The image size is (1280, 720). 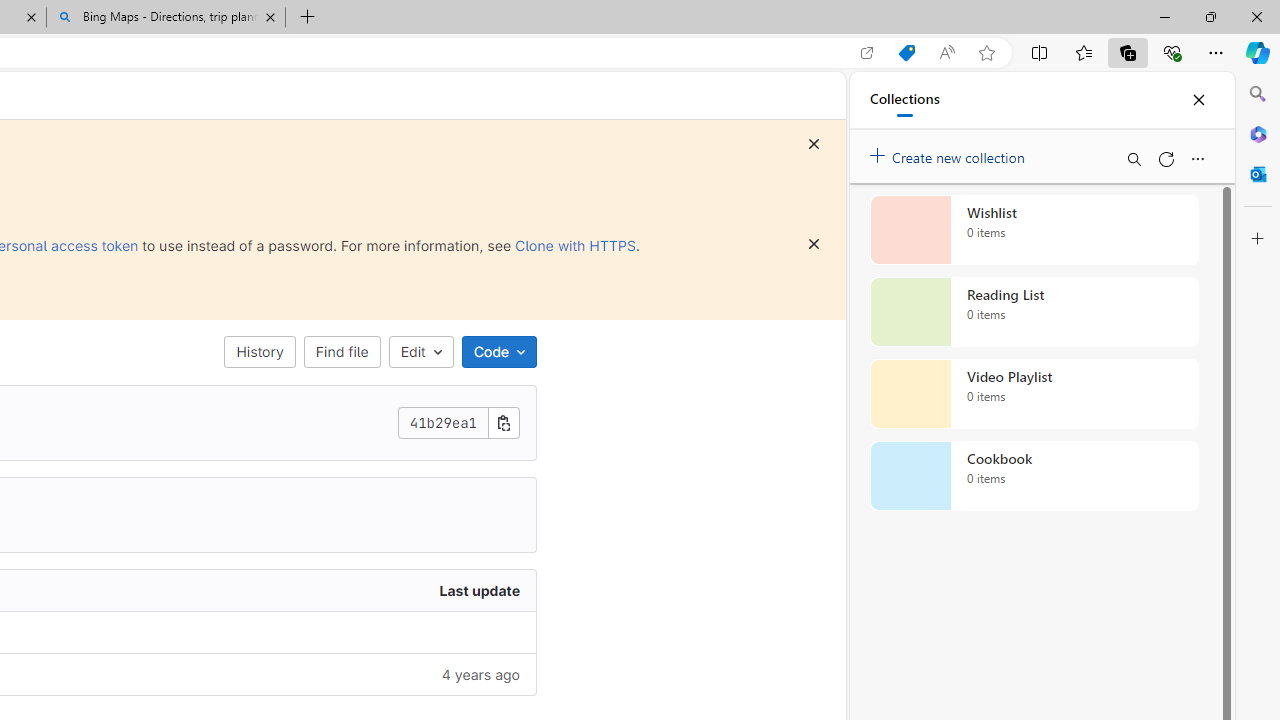 I want to click on 'Find file', so click(x=342, y=351).